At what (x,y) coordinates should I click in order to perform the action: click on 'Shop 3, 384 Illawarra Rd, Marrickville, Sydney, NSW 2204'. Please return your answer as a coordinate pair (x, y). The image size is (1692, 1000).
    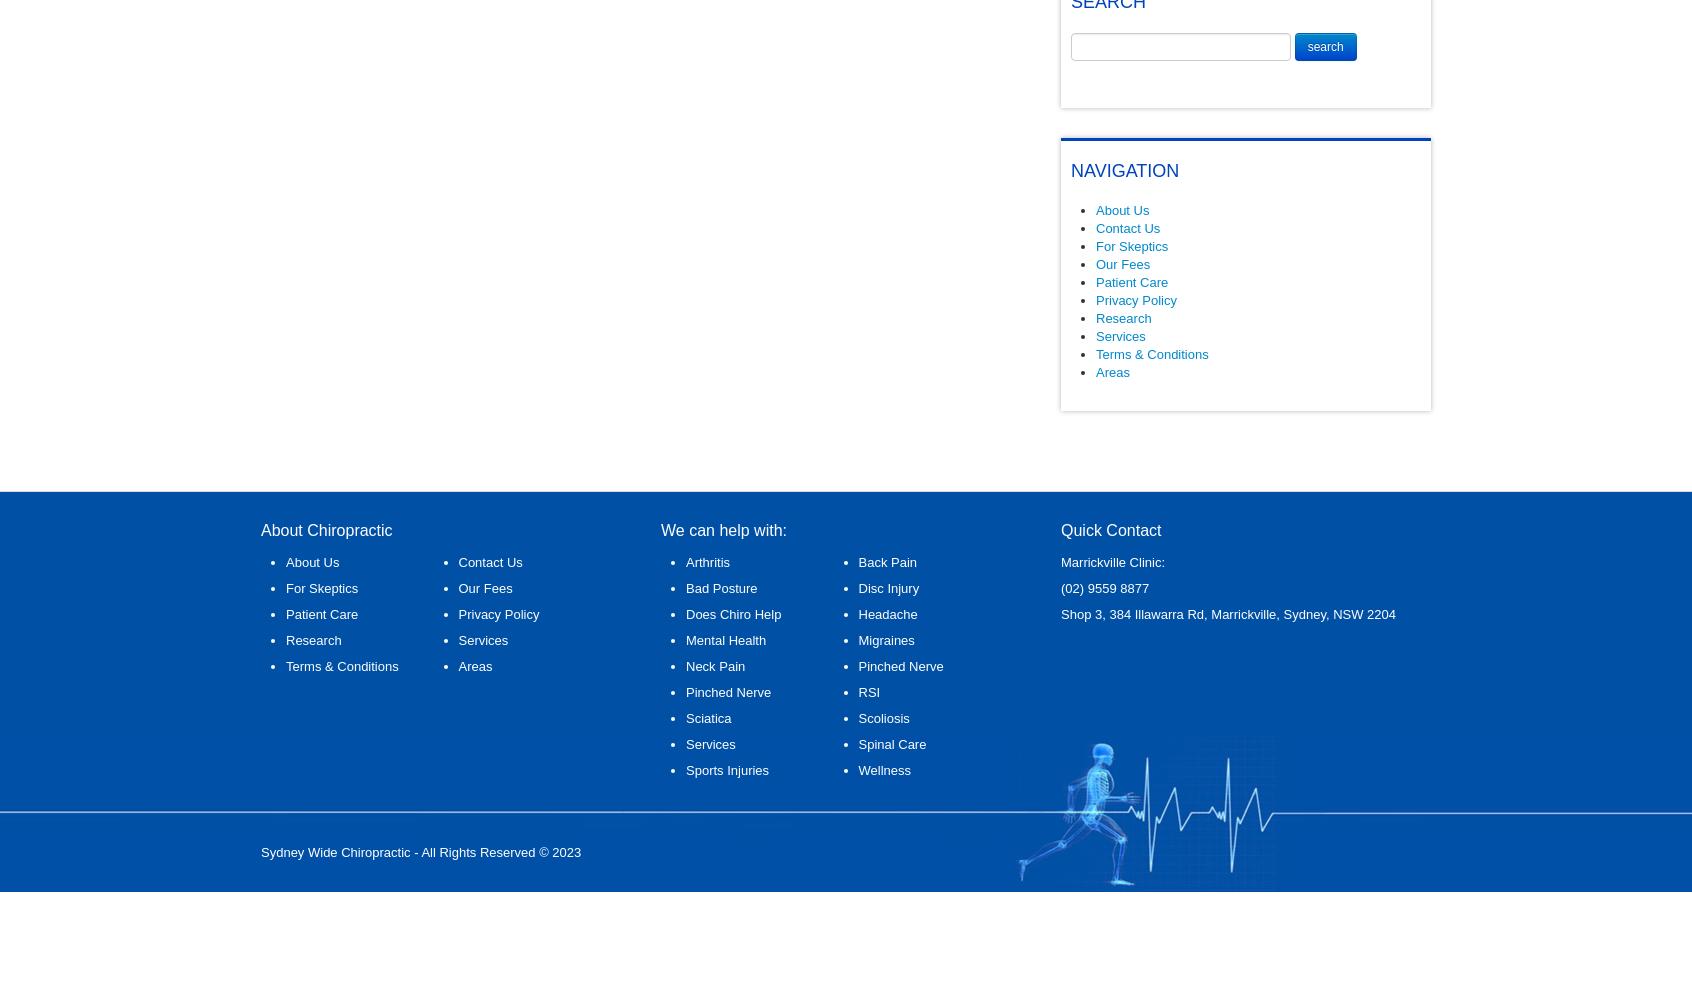
    Looking at the image, I should click on (1228, 613).